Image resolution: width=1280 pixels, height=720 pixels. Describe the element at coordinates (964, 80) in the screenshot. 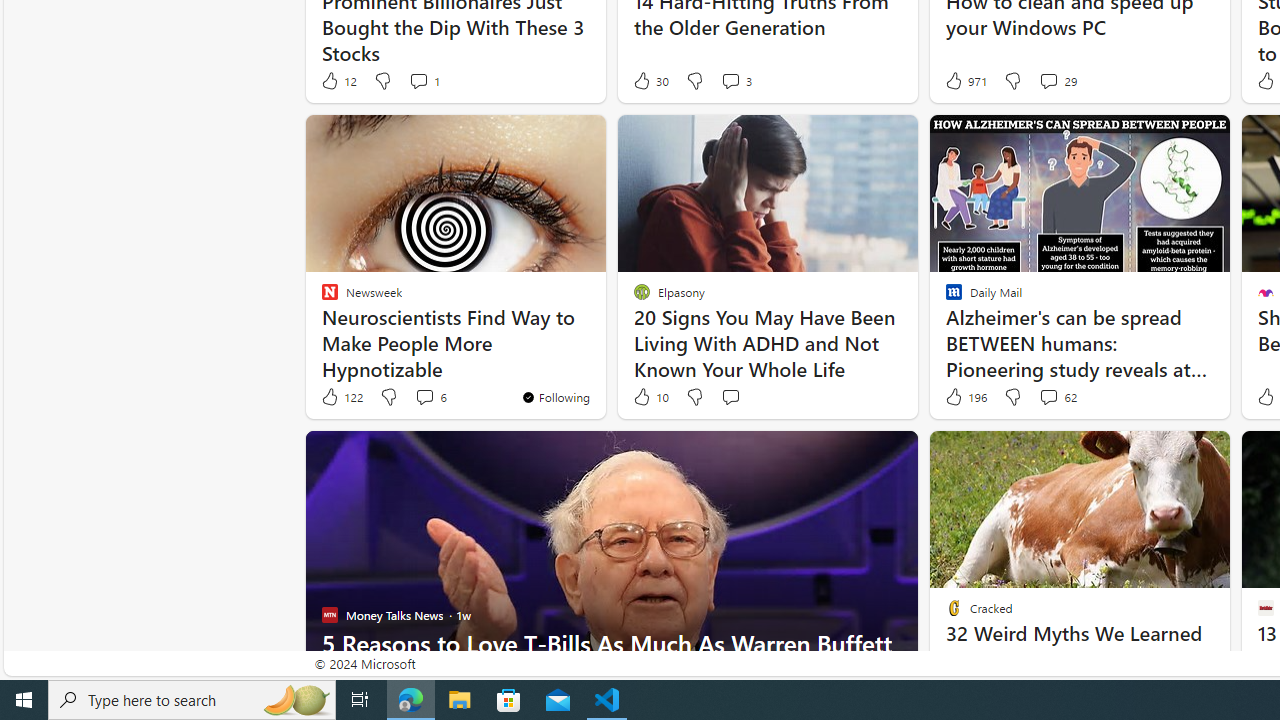

I see `'971 Like'` at that location.